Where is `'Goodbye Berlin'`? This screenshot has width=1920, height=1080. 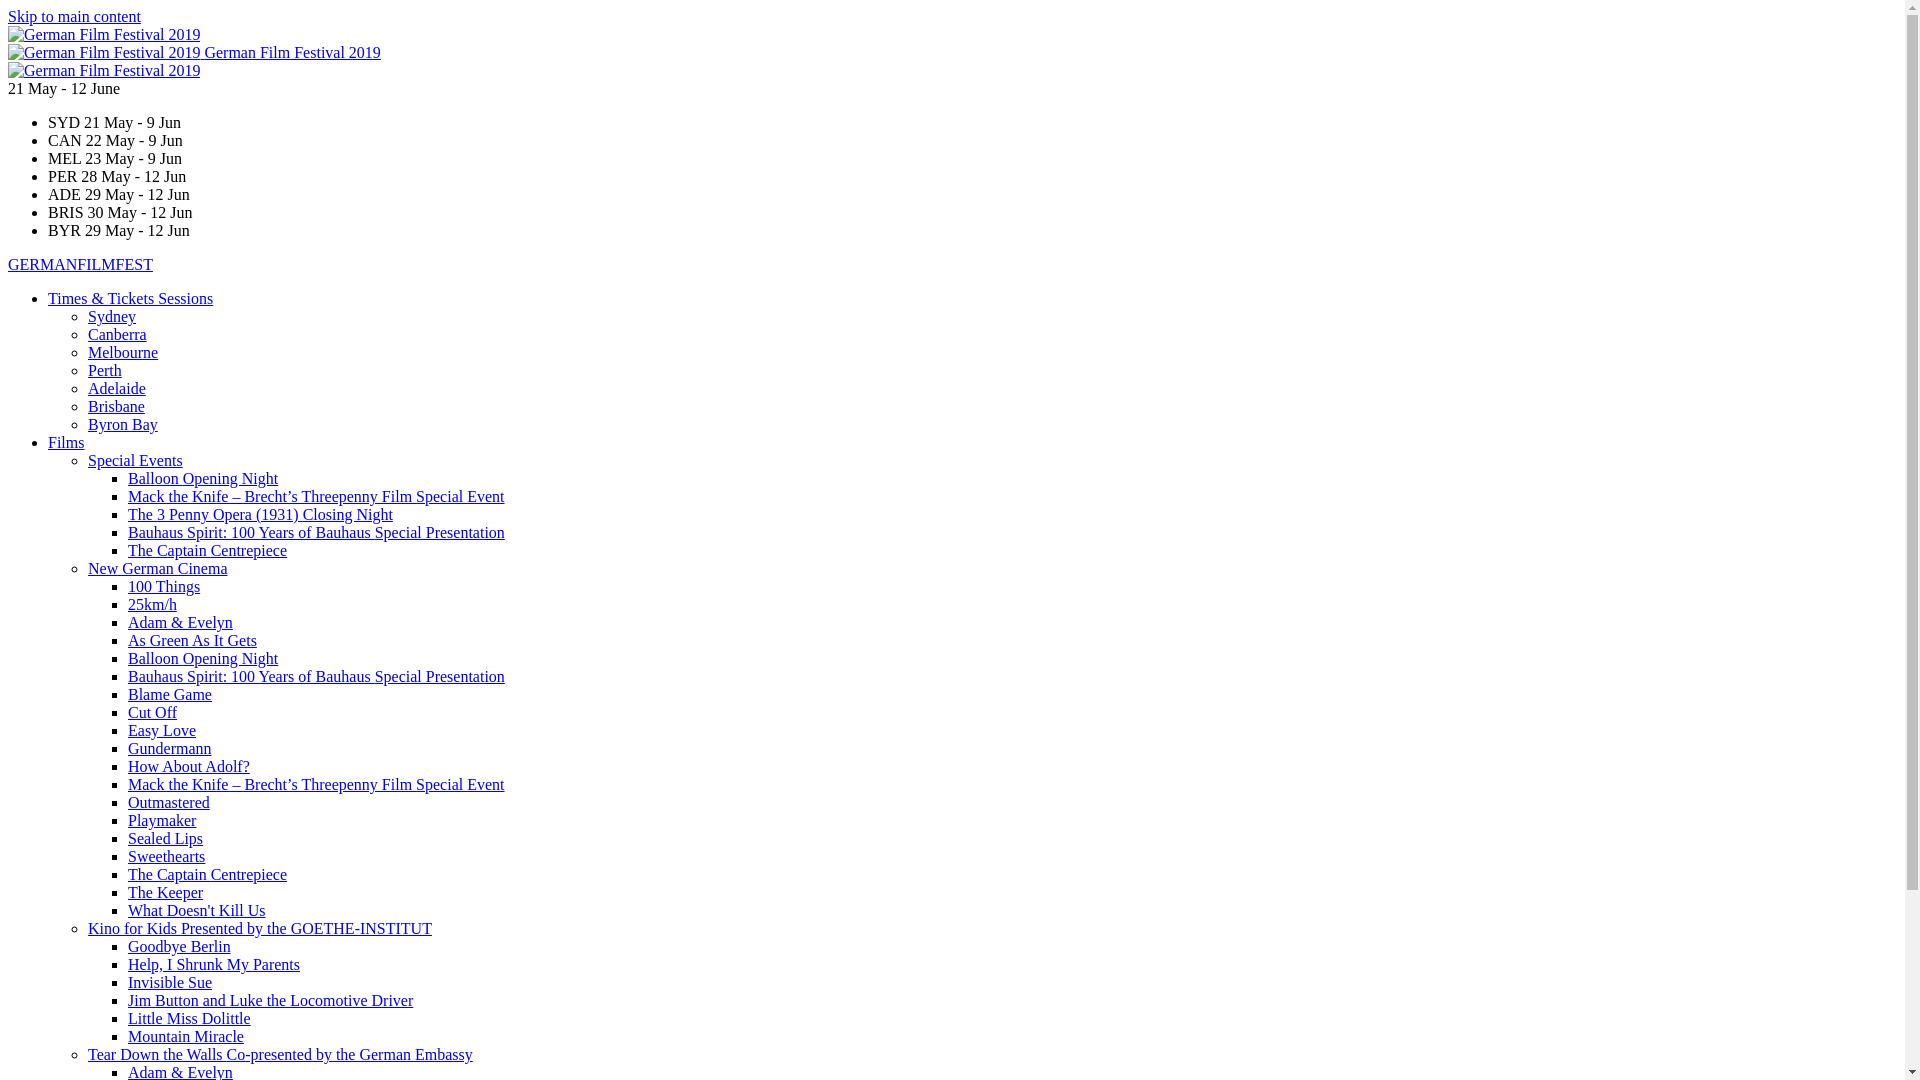 'Goodbye Berlin' is located at coordinates (179, 945).